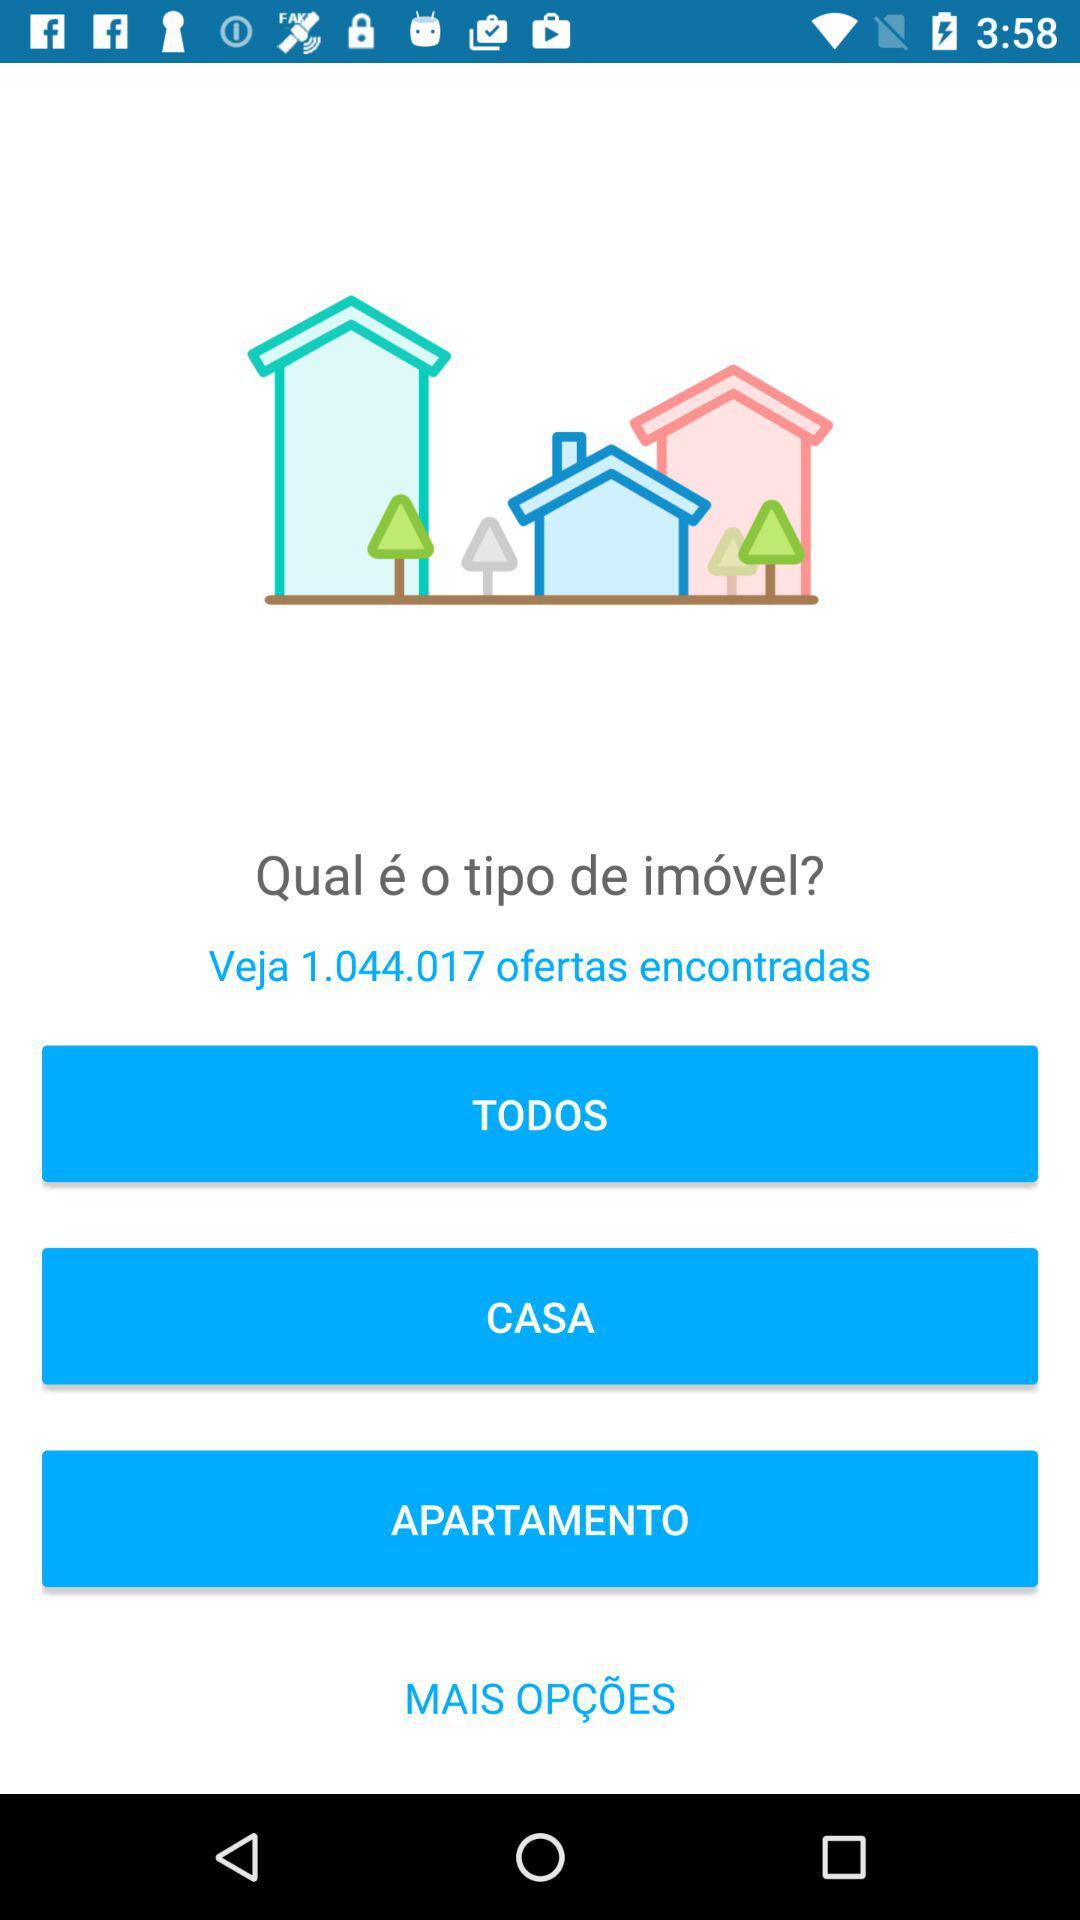 The height and width of the screenshot is (1920, 1080). I want to click on the icon below the apartamento, so click(540, 1696).